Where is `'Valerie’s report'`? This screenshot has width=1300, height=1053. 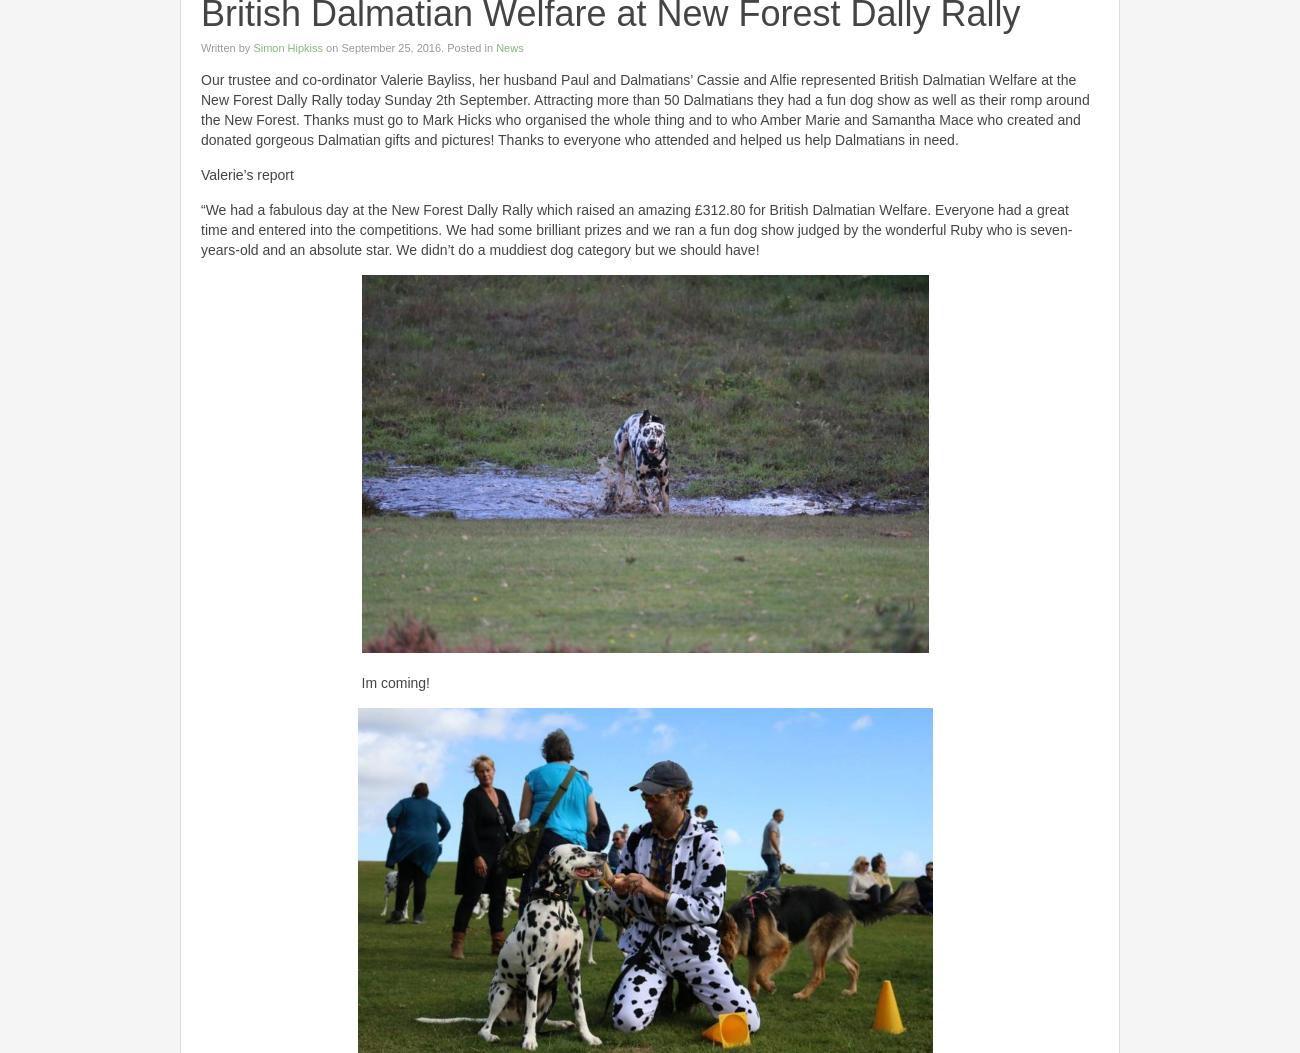 'Valerie’s report' is located at coordinates (246, 174).